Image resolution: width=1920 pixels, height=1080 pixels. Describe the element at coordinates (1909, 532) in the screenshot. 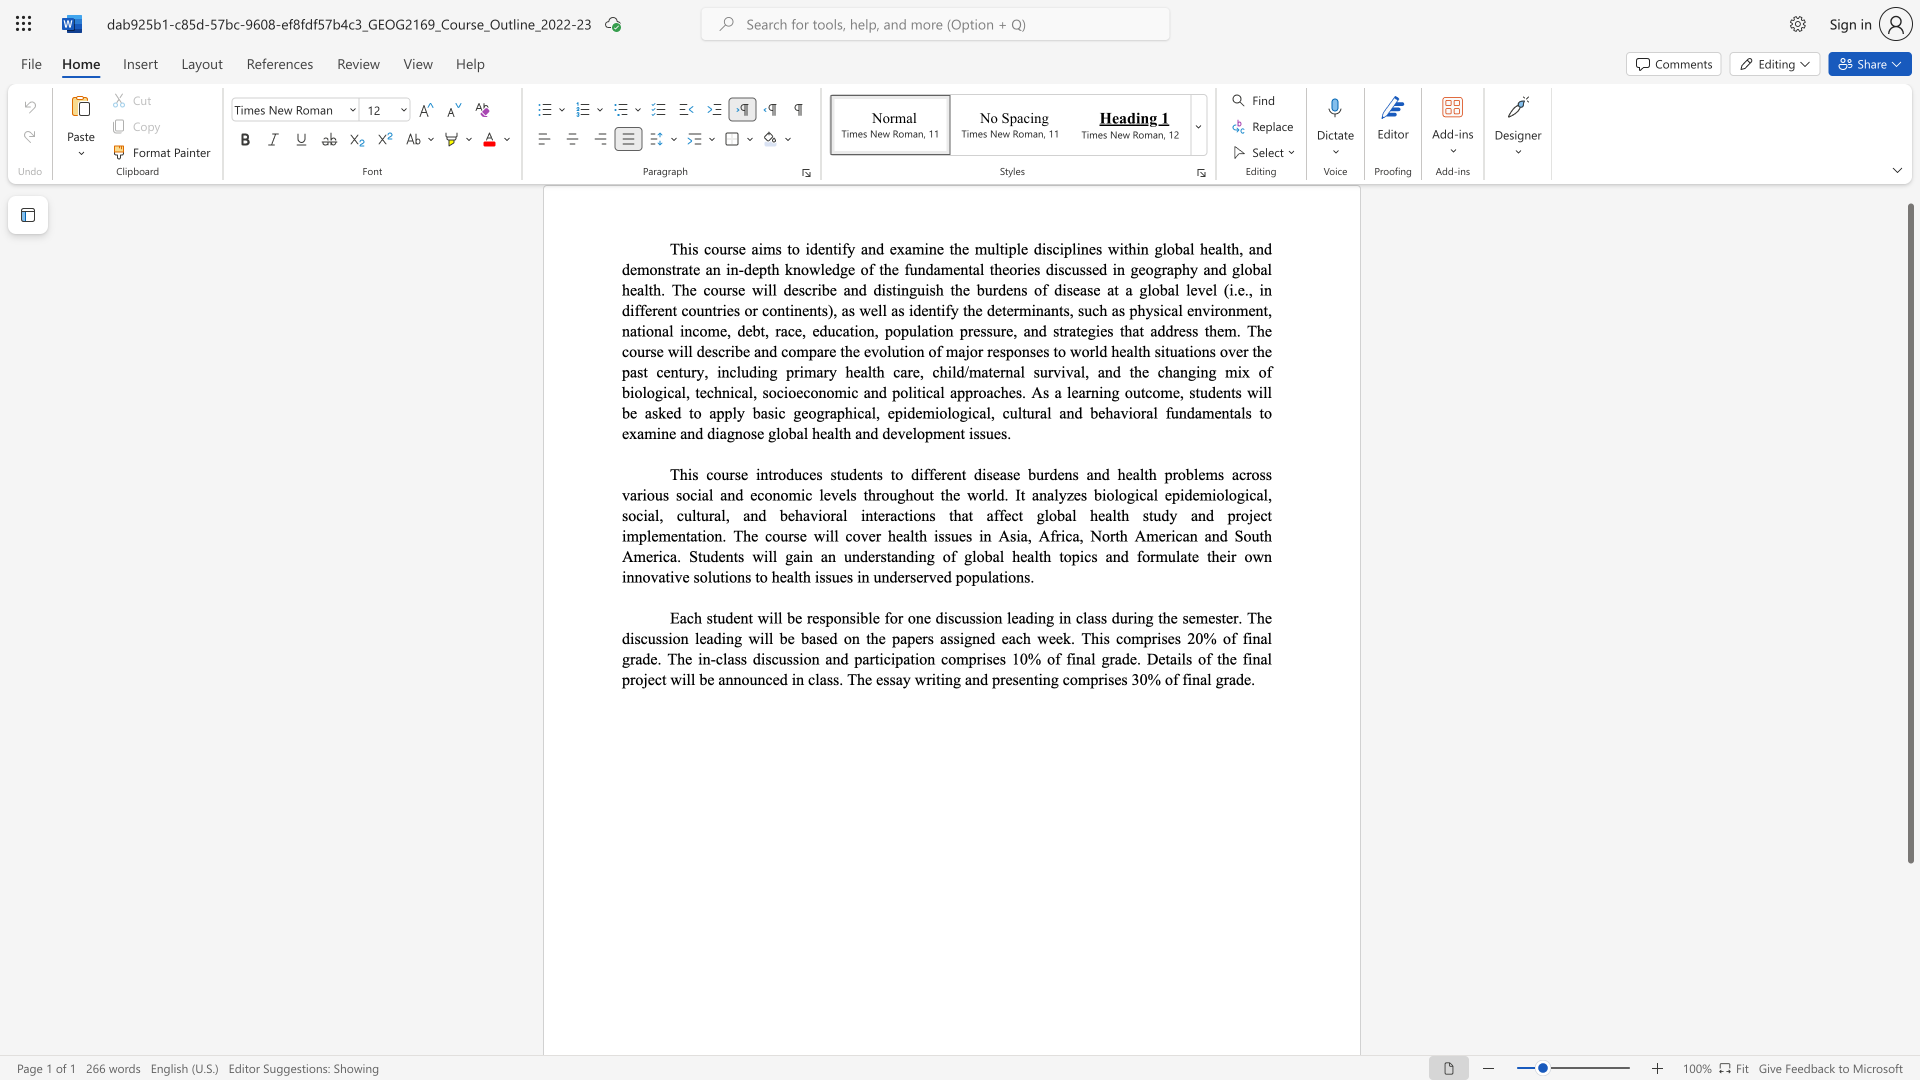

I see `the scrollbar and move down 140 pixels` at that location.